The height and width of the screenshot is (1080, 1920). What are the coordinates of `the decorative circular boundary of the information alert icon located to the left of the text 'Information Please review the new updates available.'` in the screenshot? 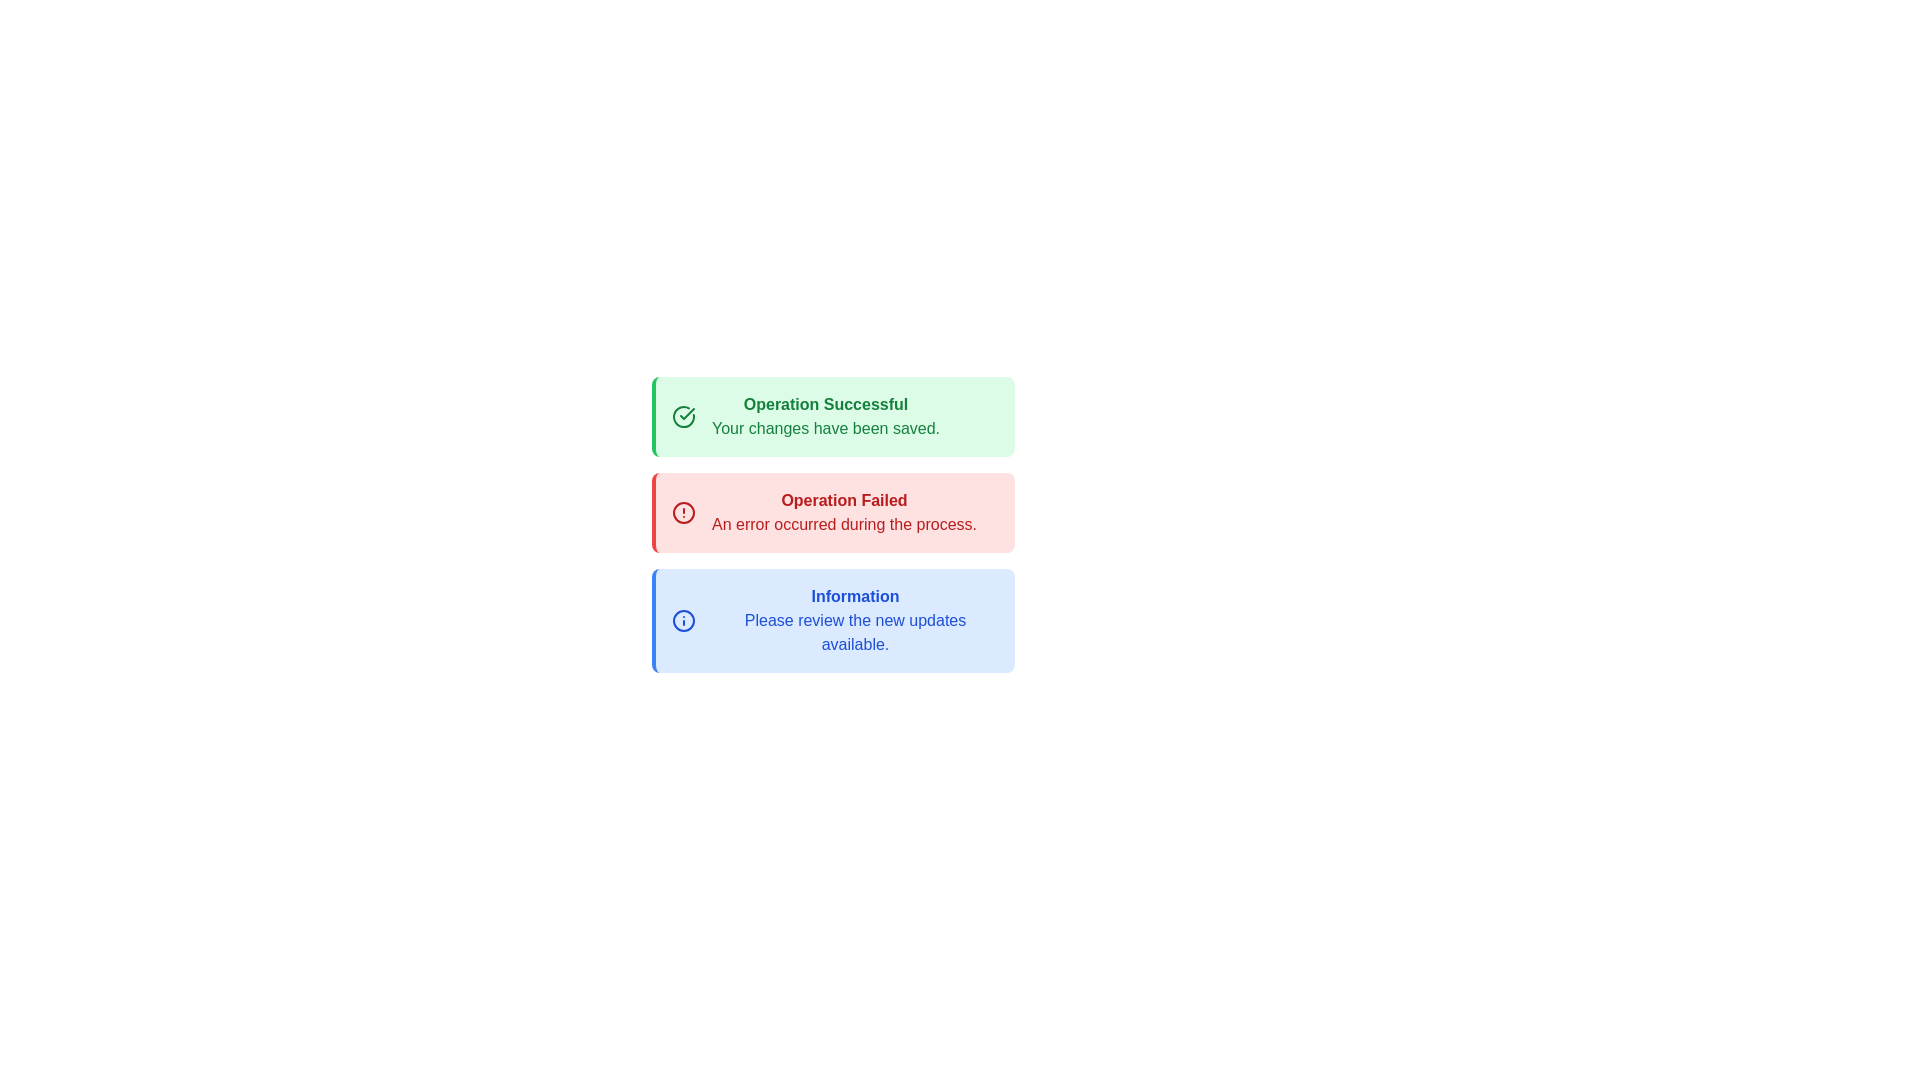 It's located at (684, 620).